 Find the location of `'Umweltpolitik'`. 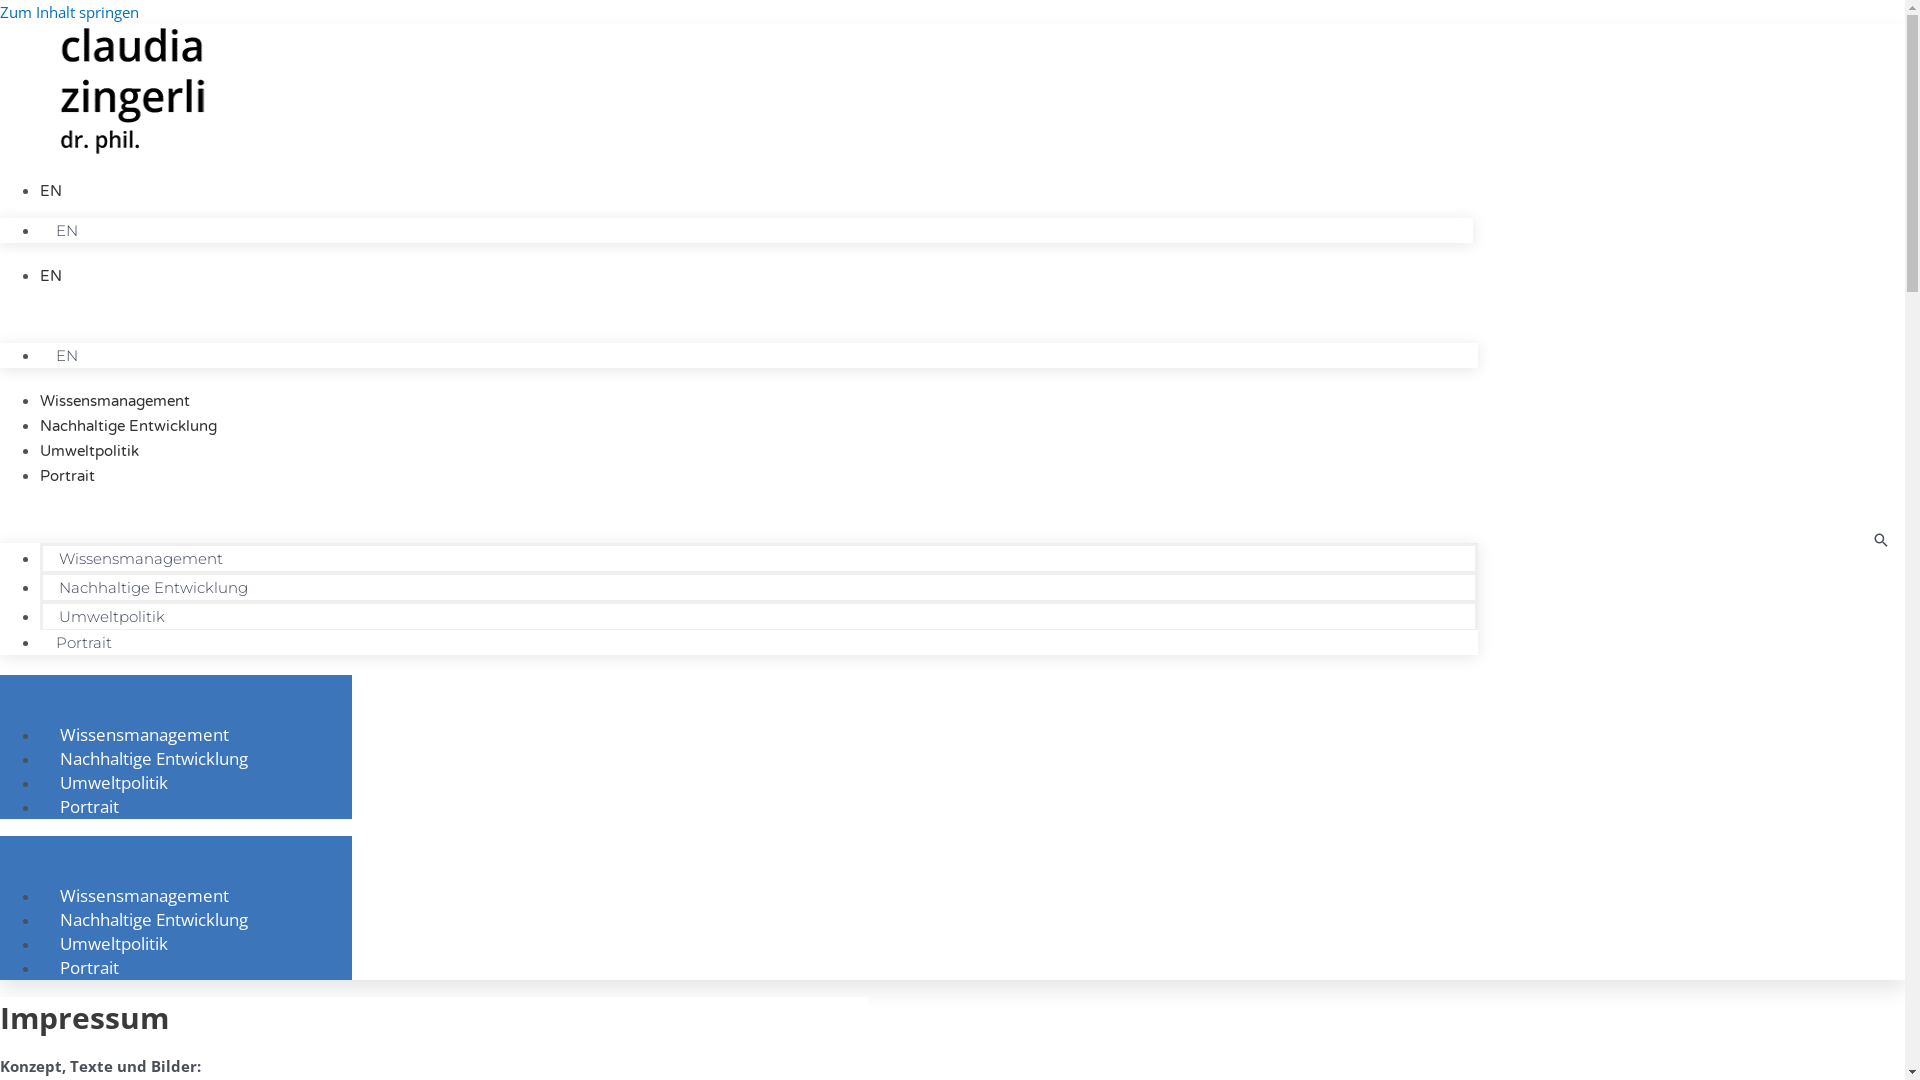

'Umweltpolitik' is located at coordinates (88, 451).